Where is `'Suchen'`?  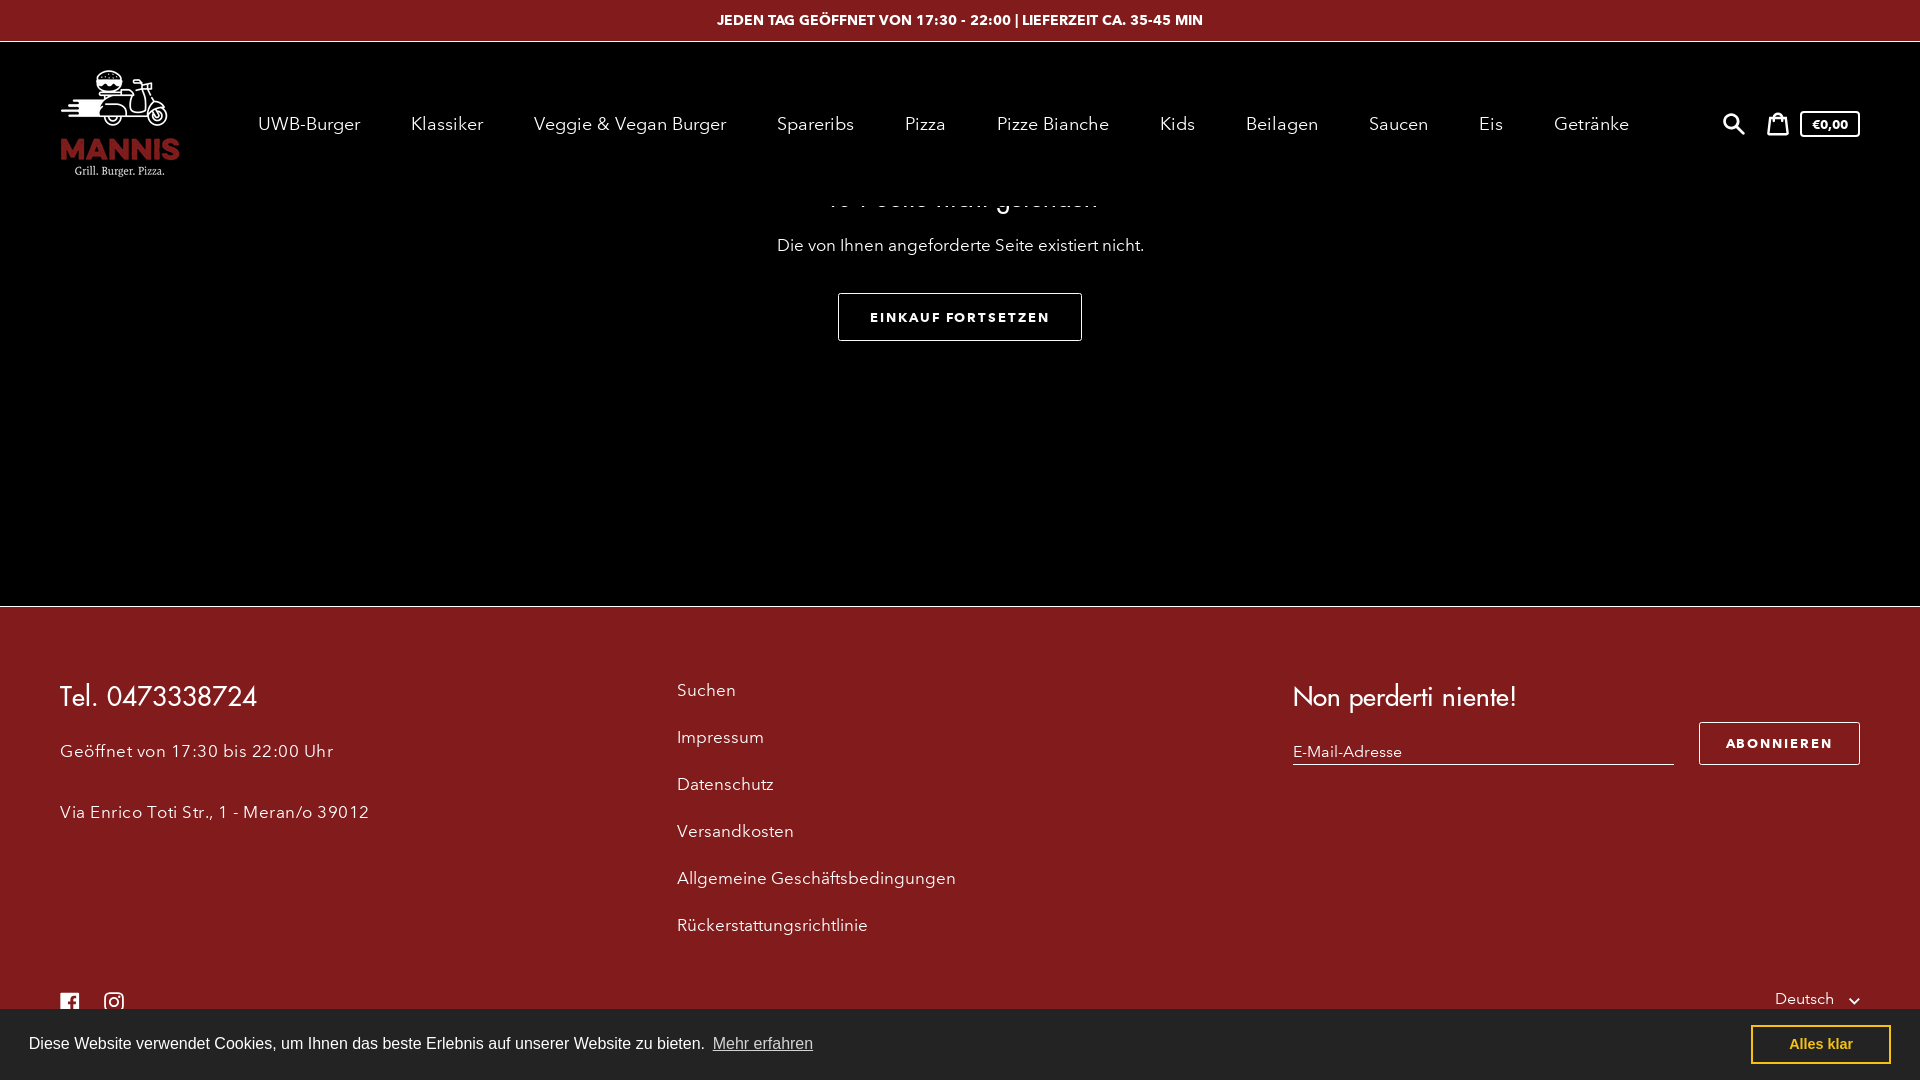
'Suchen' is located at coordinates (706, 689).